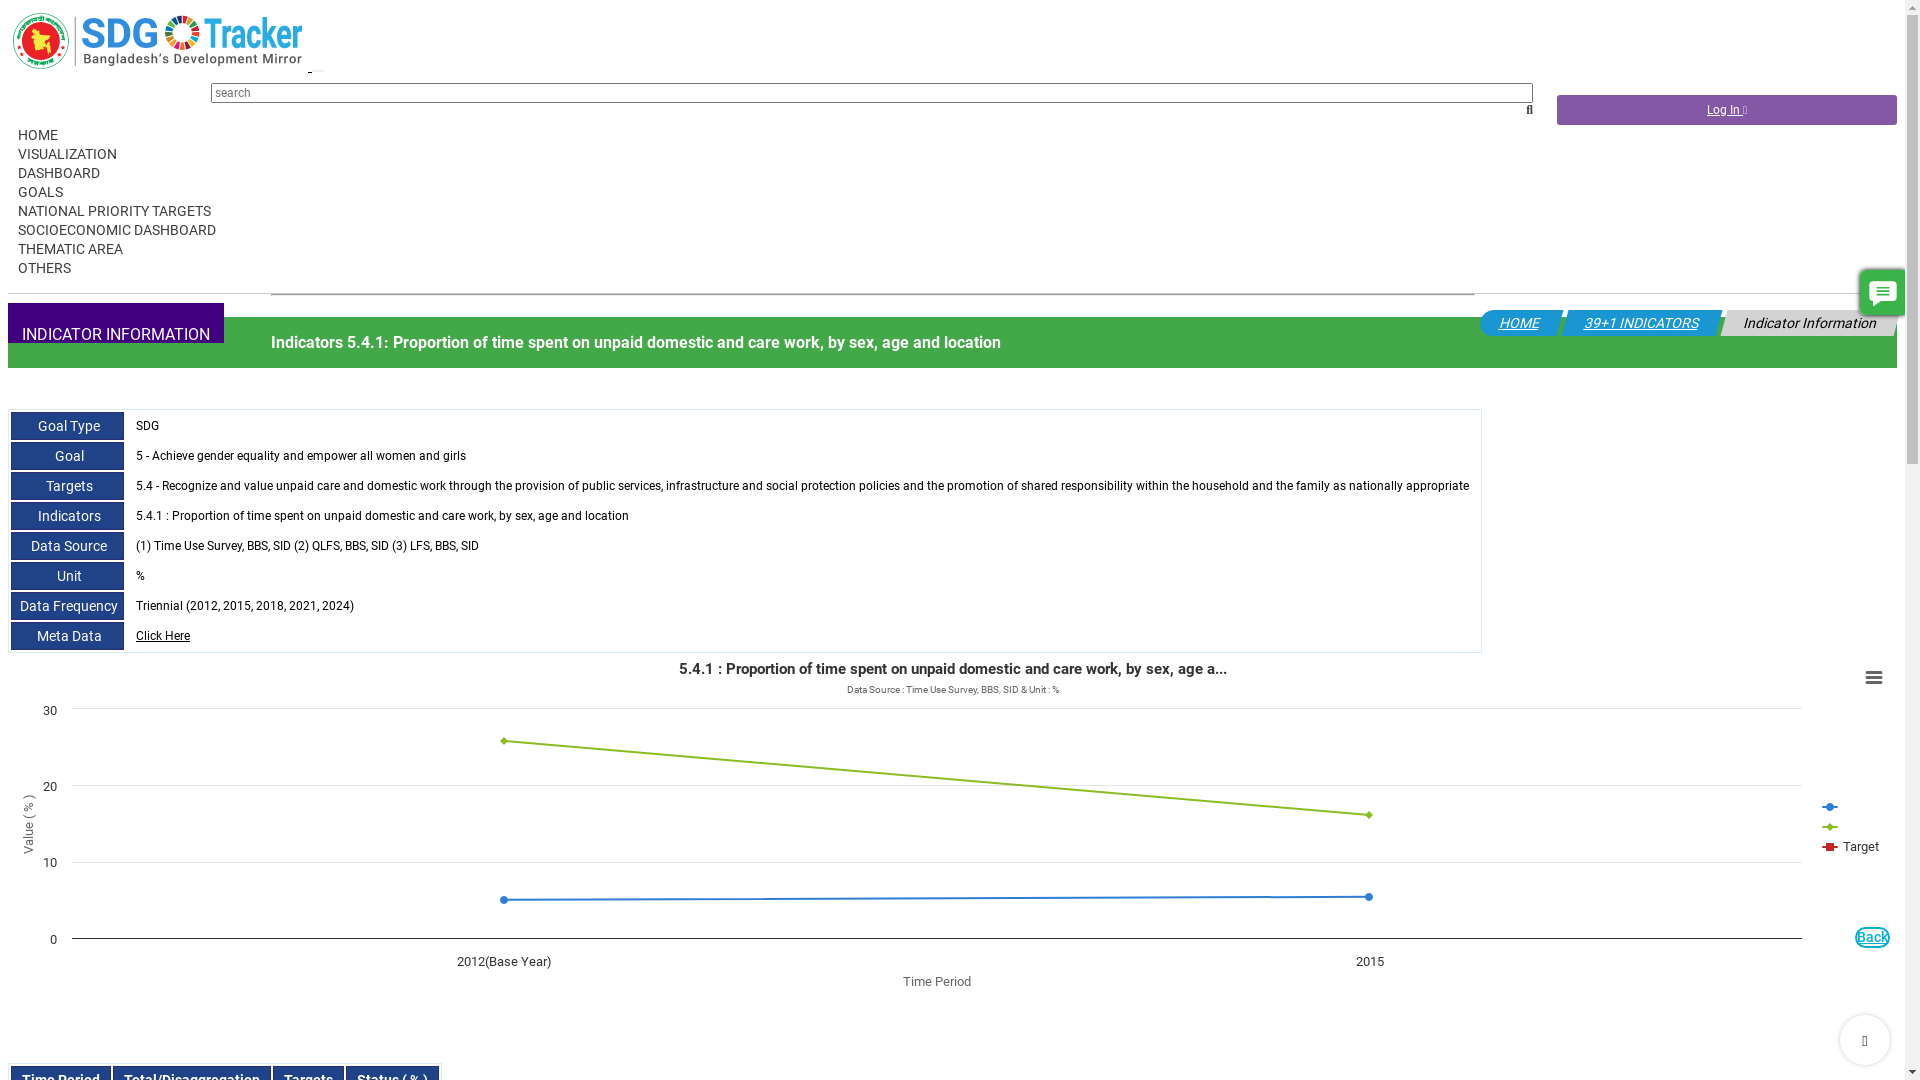  What do you see at coordinates (62, 153) in the screenshot?
I see `'VISUALIZATION'` at bounding box center [62, 153].